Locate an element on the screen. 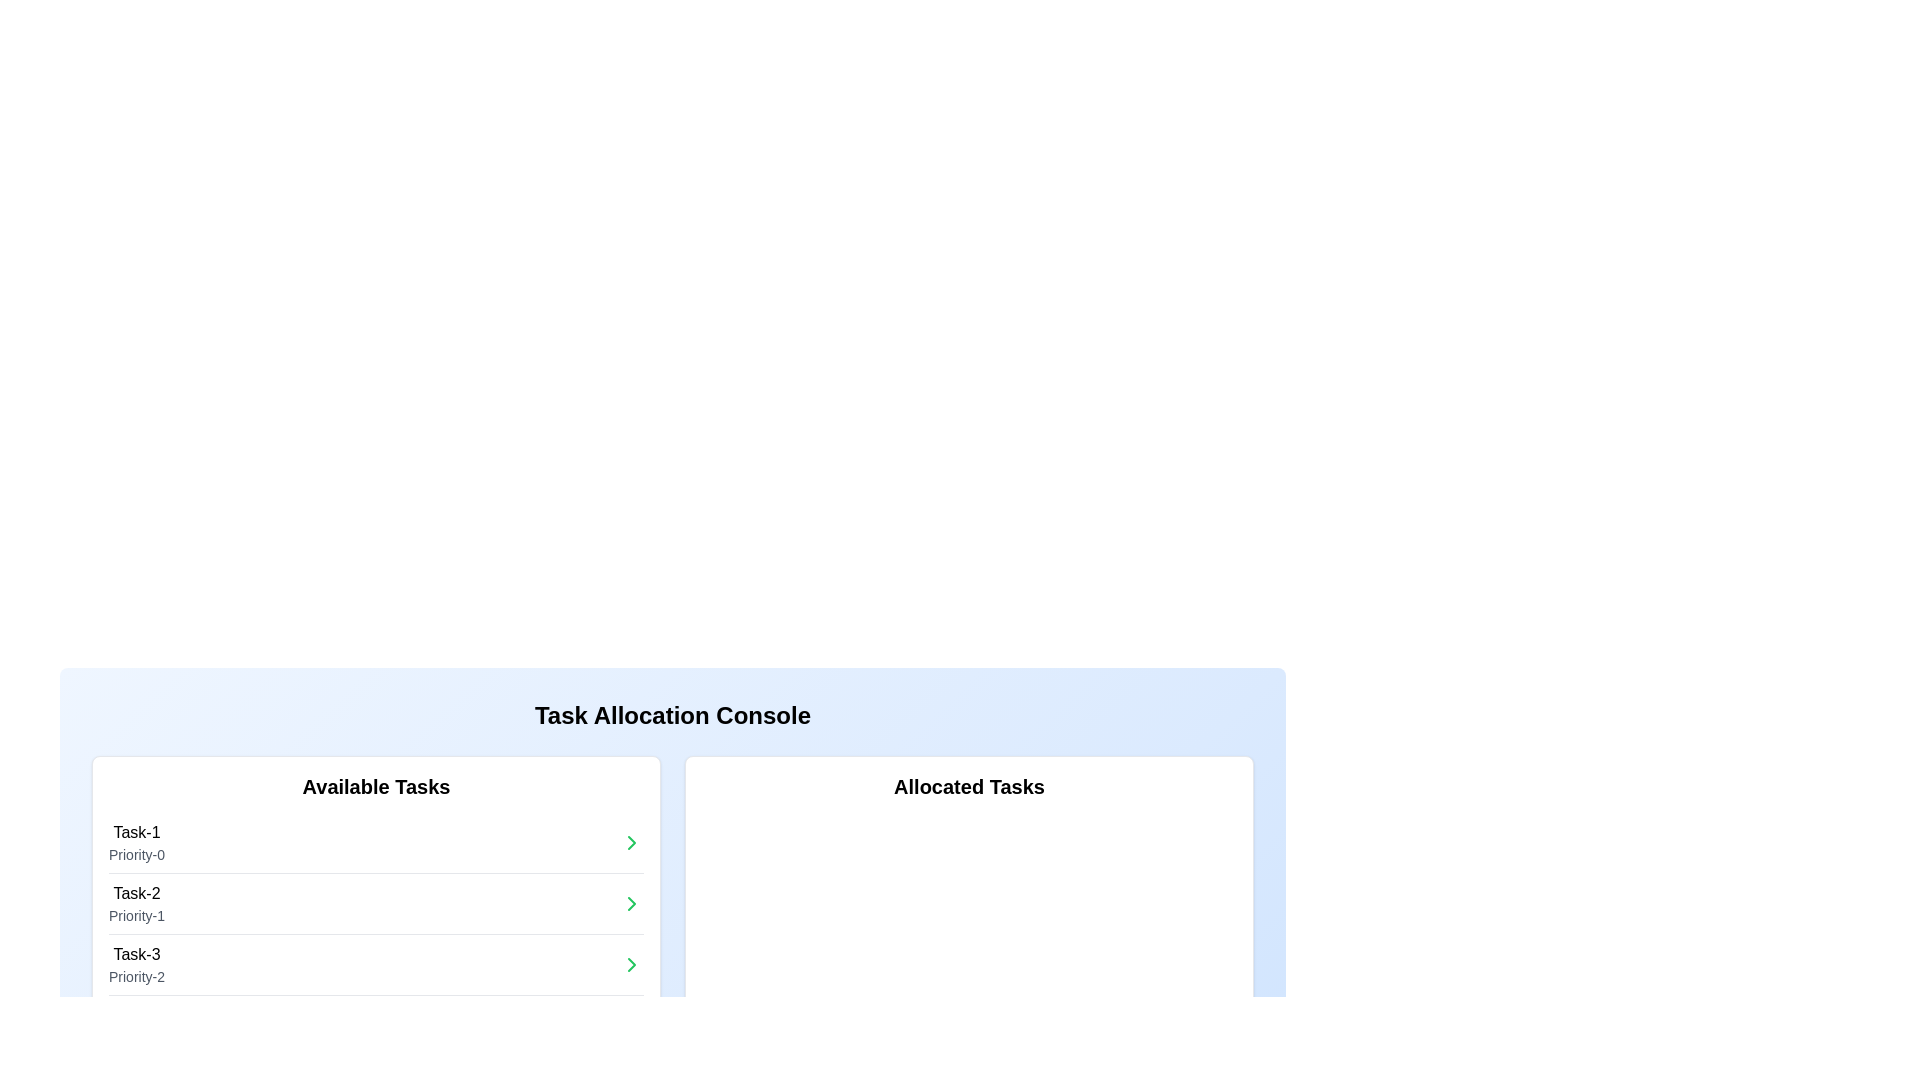  displayed text from the 'Task-3' and 'Priority-2' text label located at the bottom of the 'Available Tasks' section is located at coordinates (136, 963).